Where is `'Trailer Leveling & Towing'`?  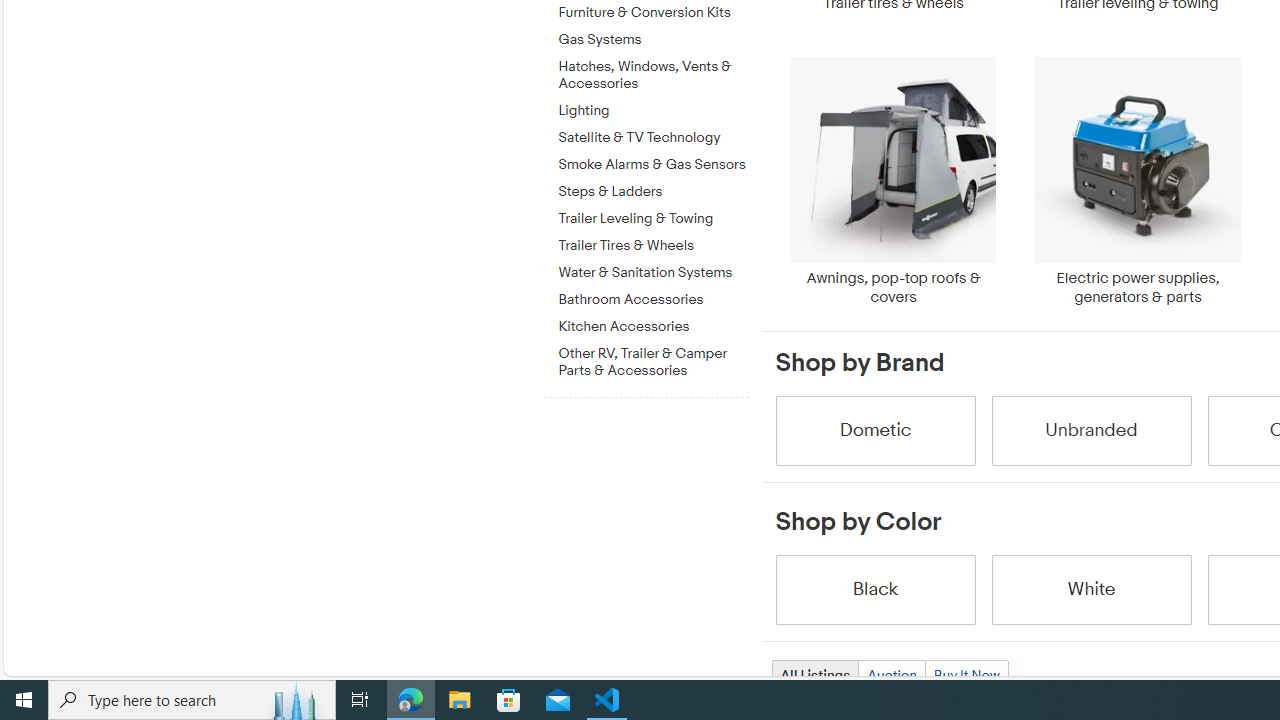
'Trailer Leveling & Towing' is located at coordinates (653, 219).